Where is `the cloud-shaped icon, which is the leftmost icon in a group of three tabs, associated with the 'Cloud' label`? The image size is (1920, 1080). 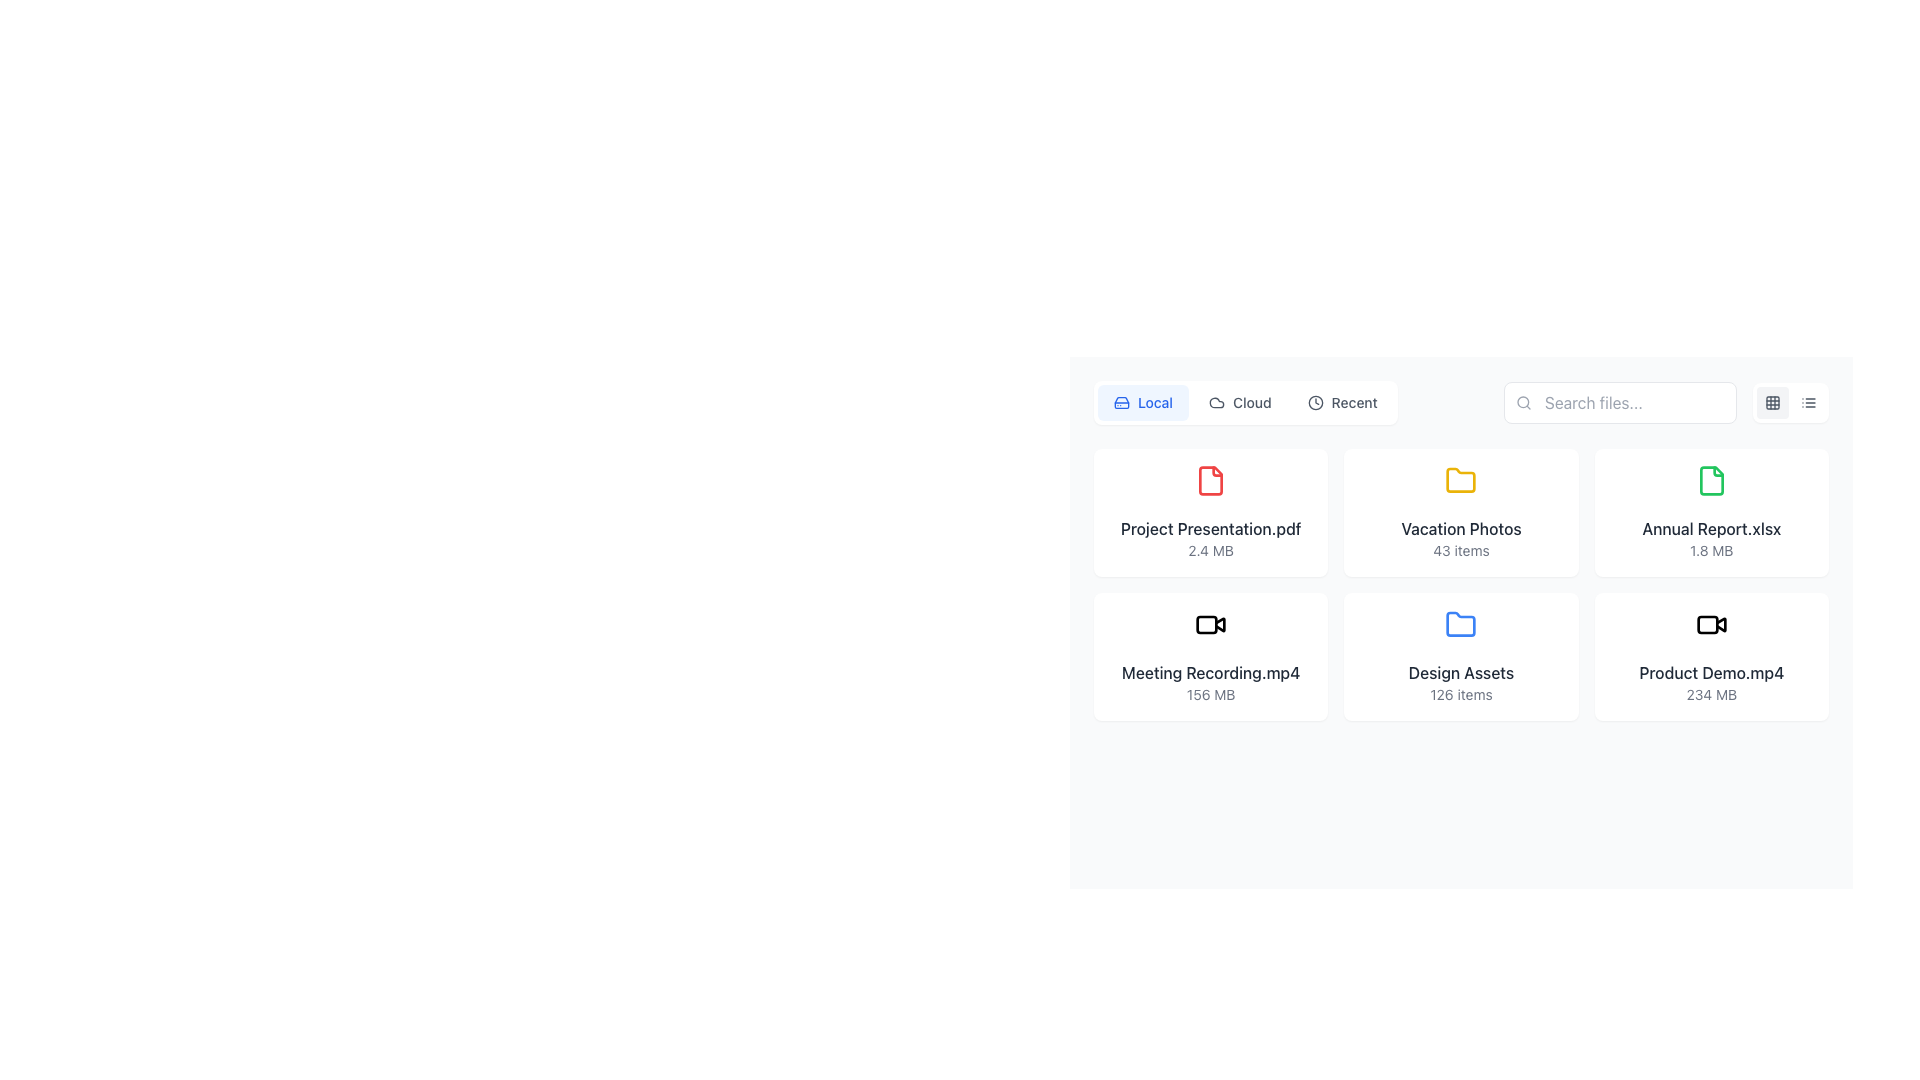 the cloud-shaped icon, which is the leftmost icon in a group of three tabs, associated with the 'Cloud' label is located at coordinates (1216, 402).